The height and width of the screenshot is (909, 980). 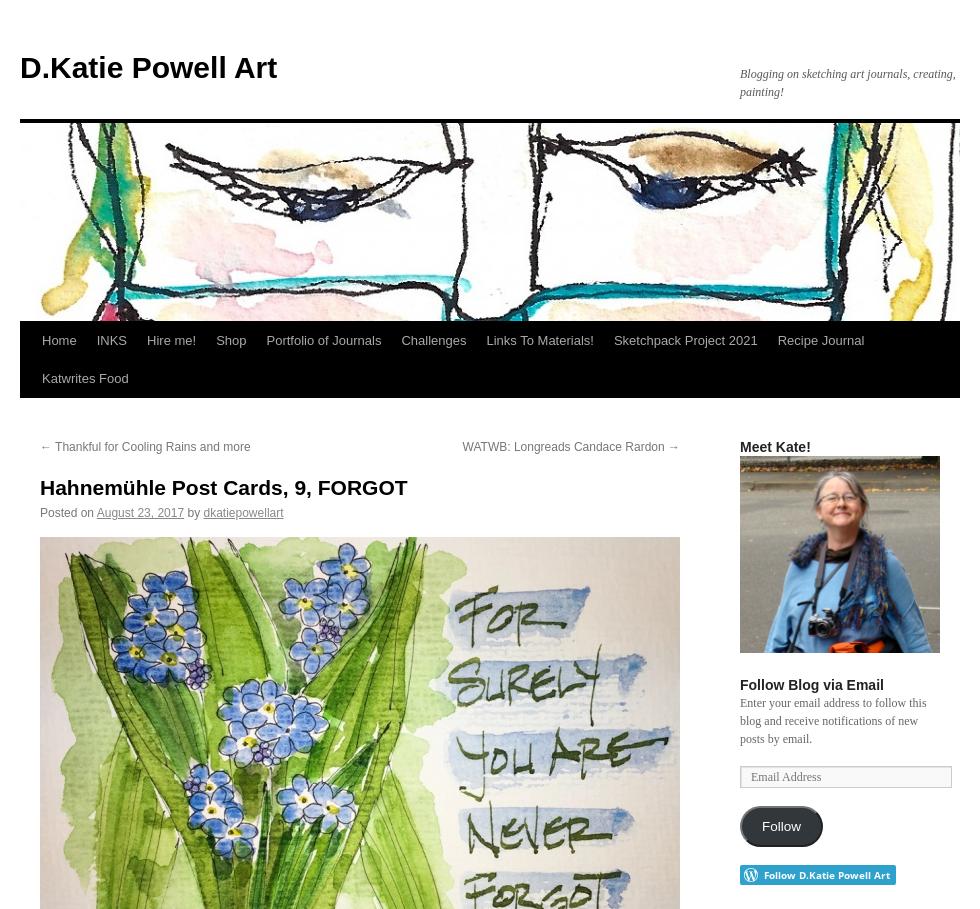 What do you see at coordinates (67, 512) in the screenshot?
I see `'Posted on'` at bounding box center [67, 512].